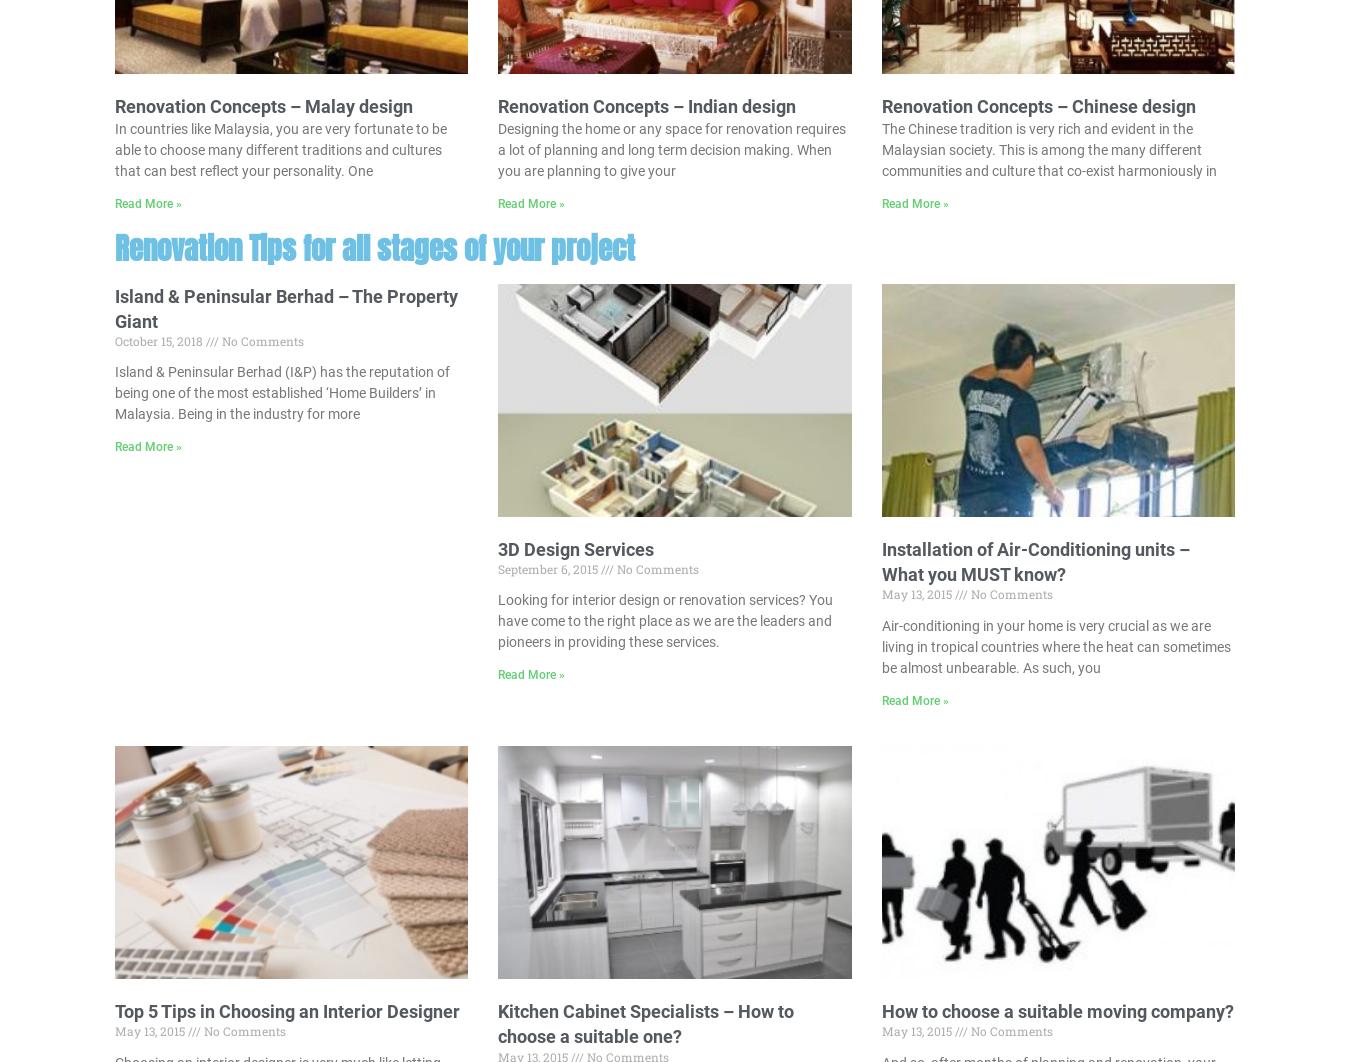 The width and height of the screenshot is (1350, 1062). What do you see at coordinates (497, 567) in the screenshot?
I see `'September 6, 2015'` at bounding box center [497, 567].